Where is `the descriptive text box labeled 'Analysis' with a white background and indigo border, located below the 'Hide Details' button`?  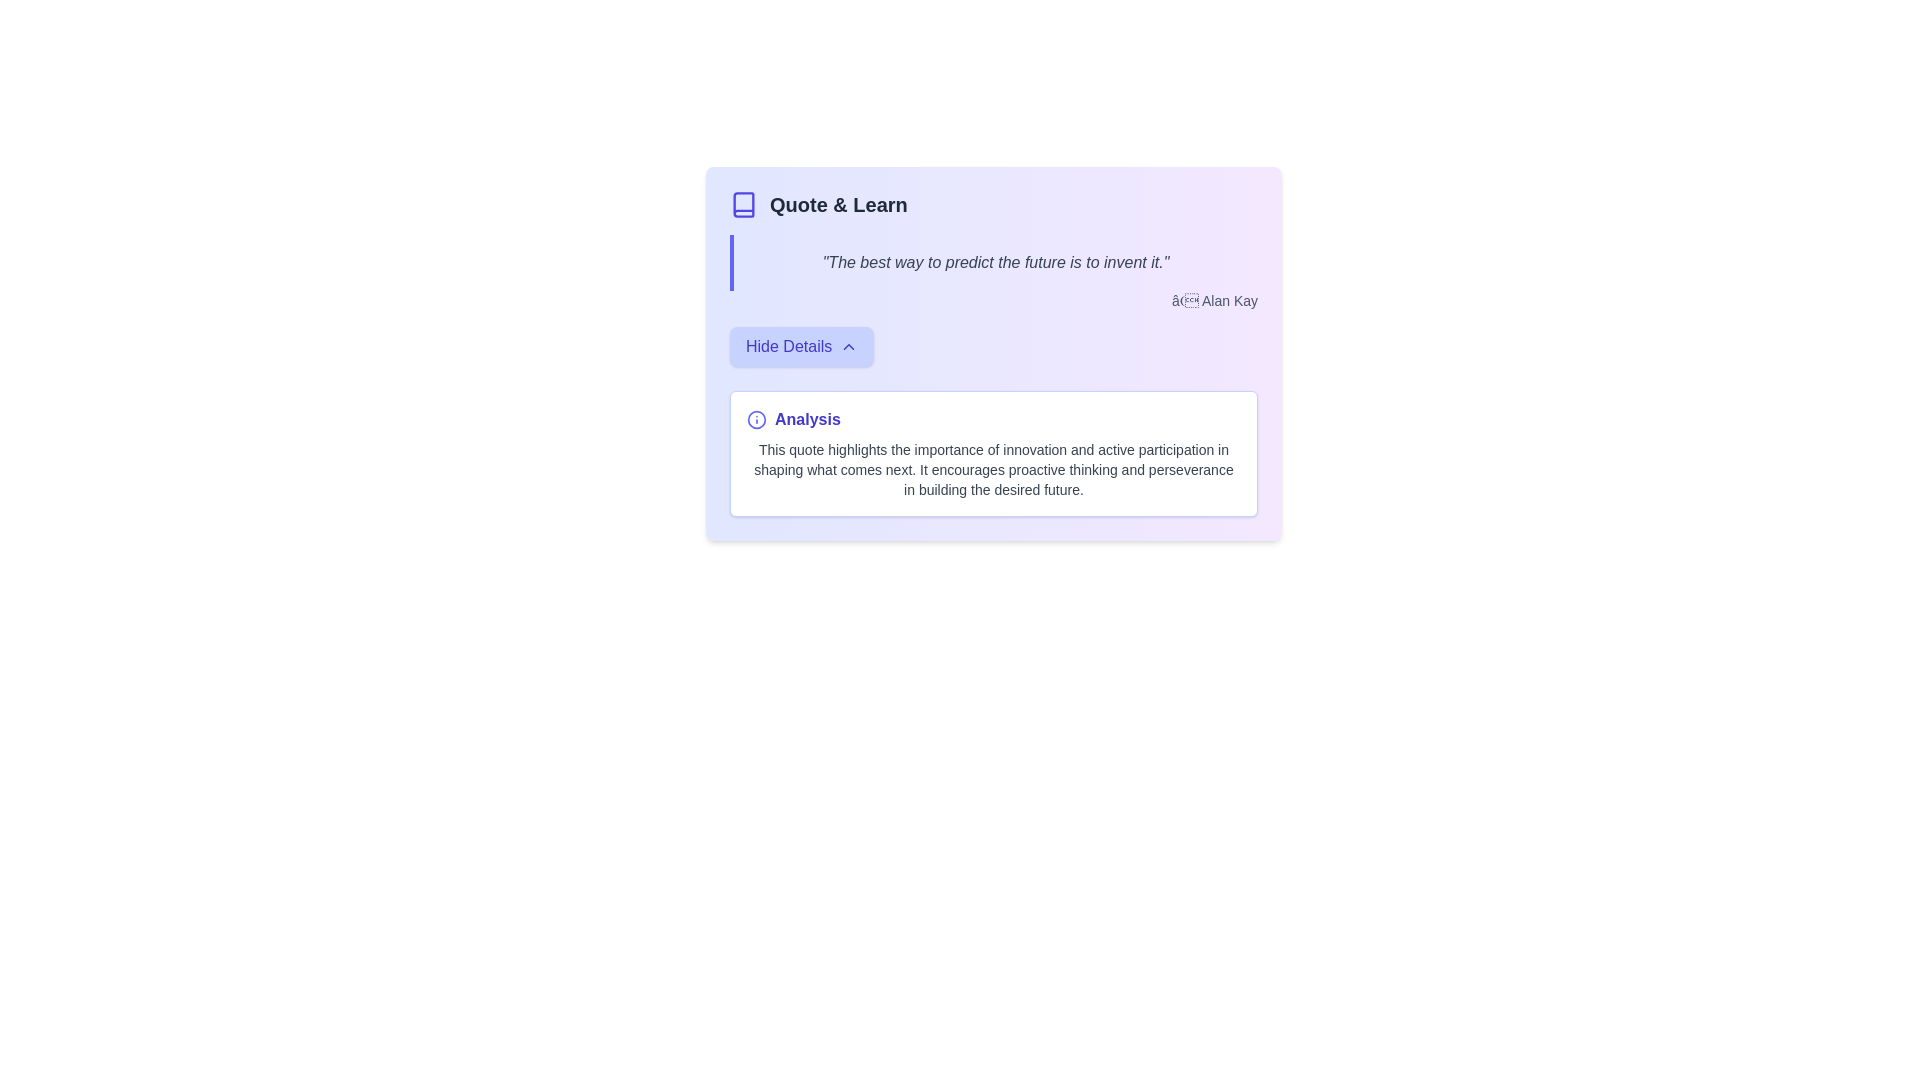 the descriptive text box labeled 'Analysis' with a white background and indigo border, located below the 'Hide Details' button is located at coordinates (993, 454).